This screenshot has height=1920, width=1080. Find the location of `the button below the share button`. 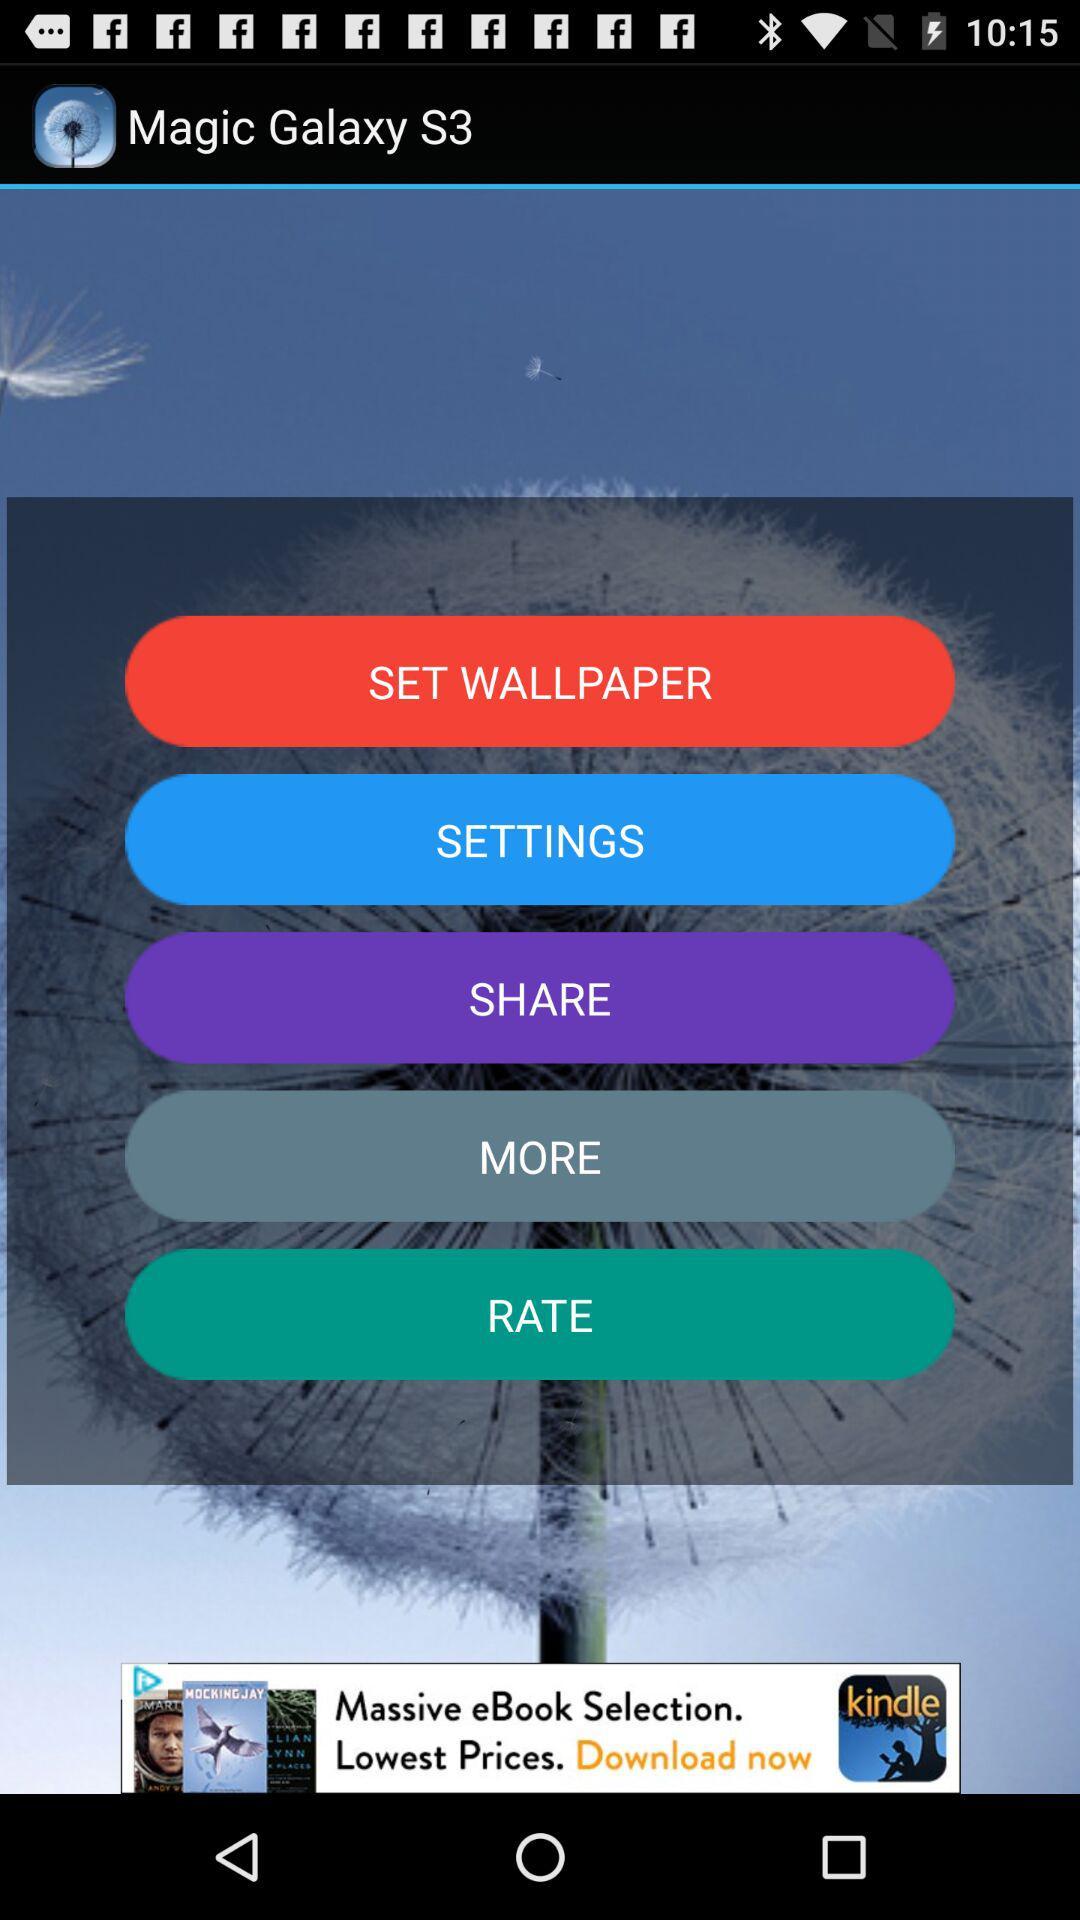

the button below the share button is located at coordinates (540, 1156).